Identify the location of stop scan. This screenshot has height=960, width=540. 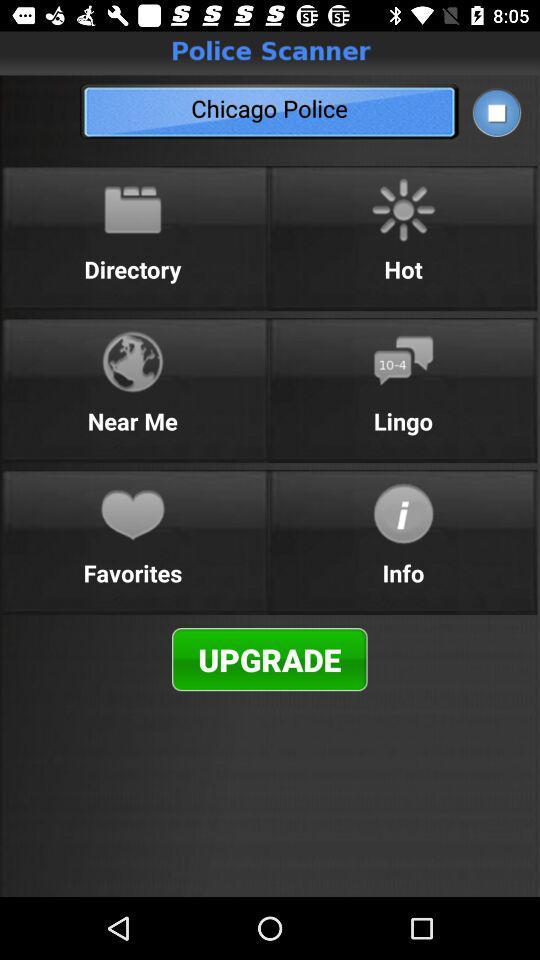
(495, 112).